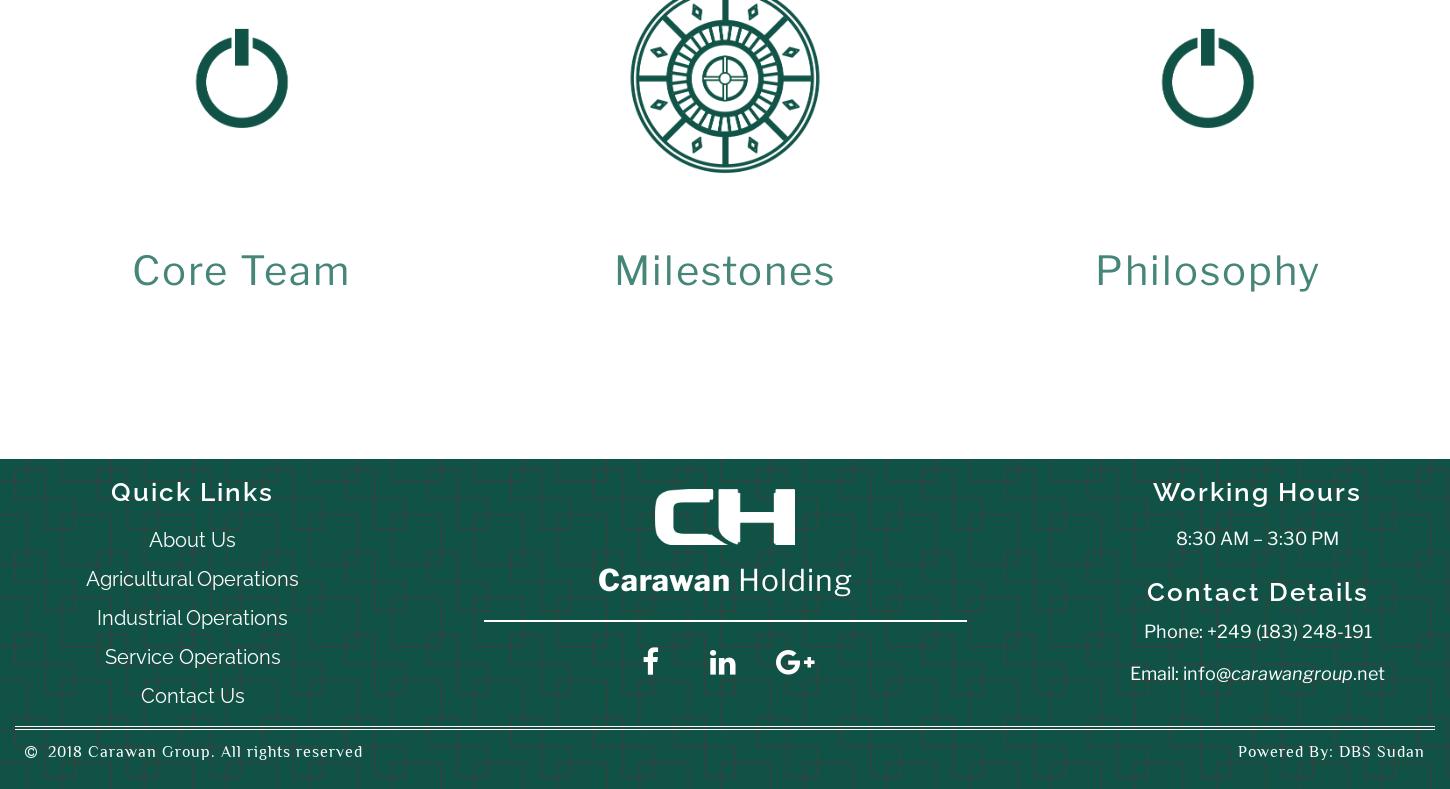  I want to click on 'Quick Links', so click(111, 491).